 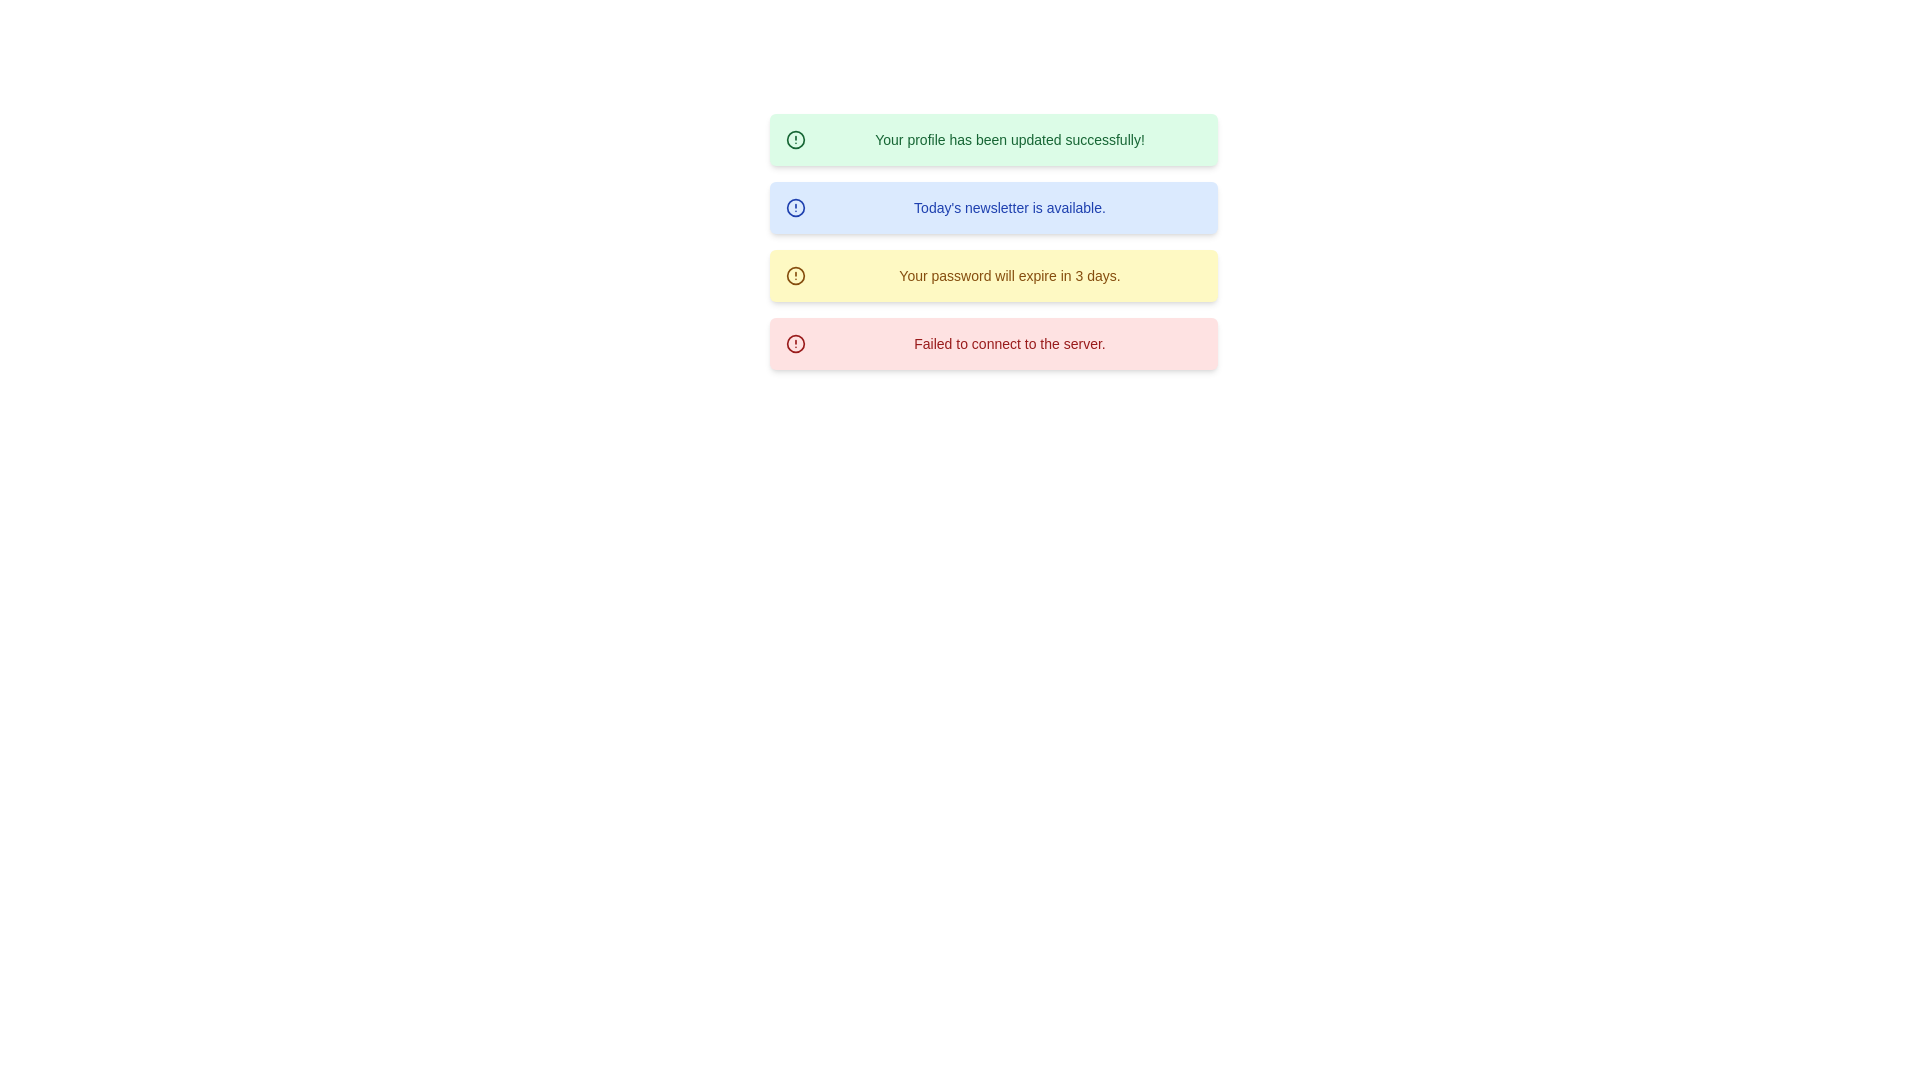 I want to click on the circular graphic element of the alert icon, which is part of the notification tooltip next to the text 'Today's newsletter is available.', so click(x=795, y=208).